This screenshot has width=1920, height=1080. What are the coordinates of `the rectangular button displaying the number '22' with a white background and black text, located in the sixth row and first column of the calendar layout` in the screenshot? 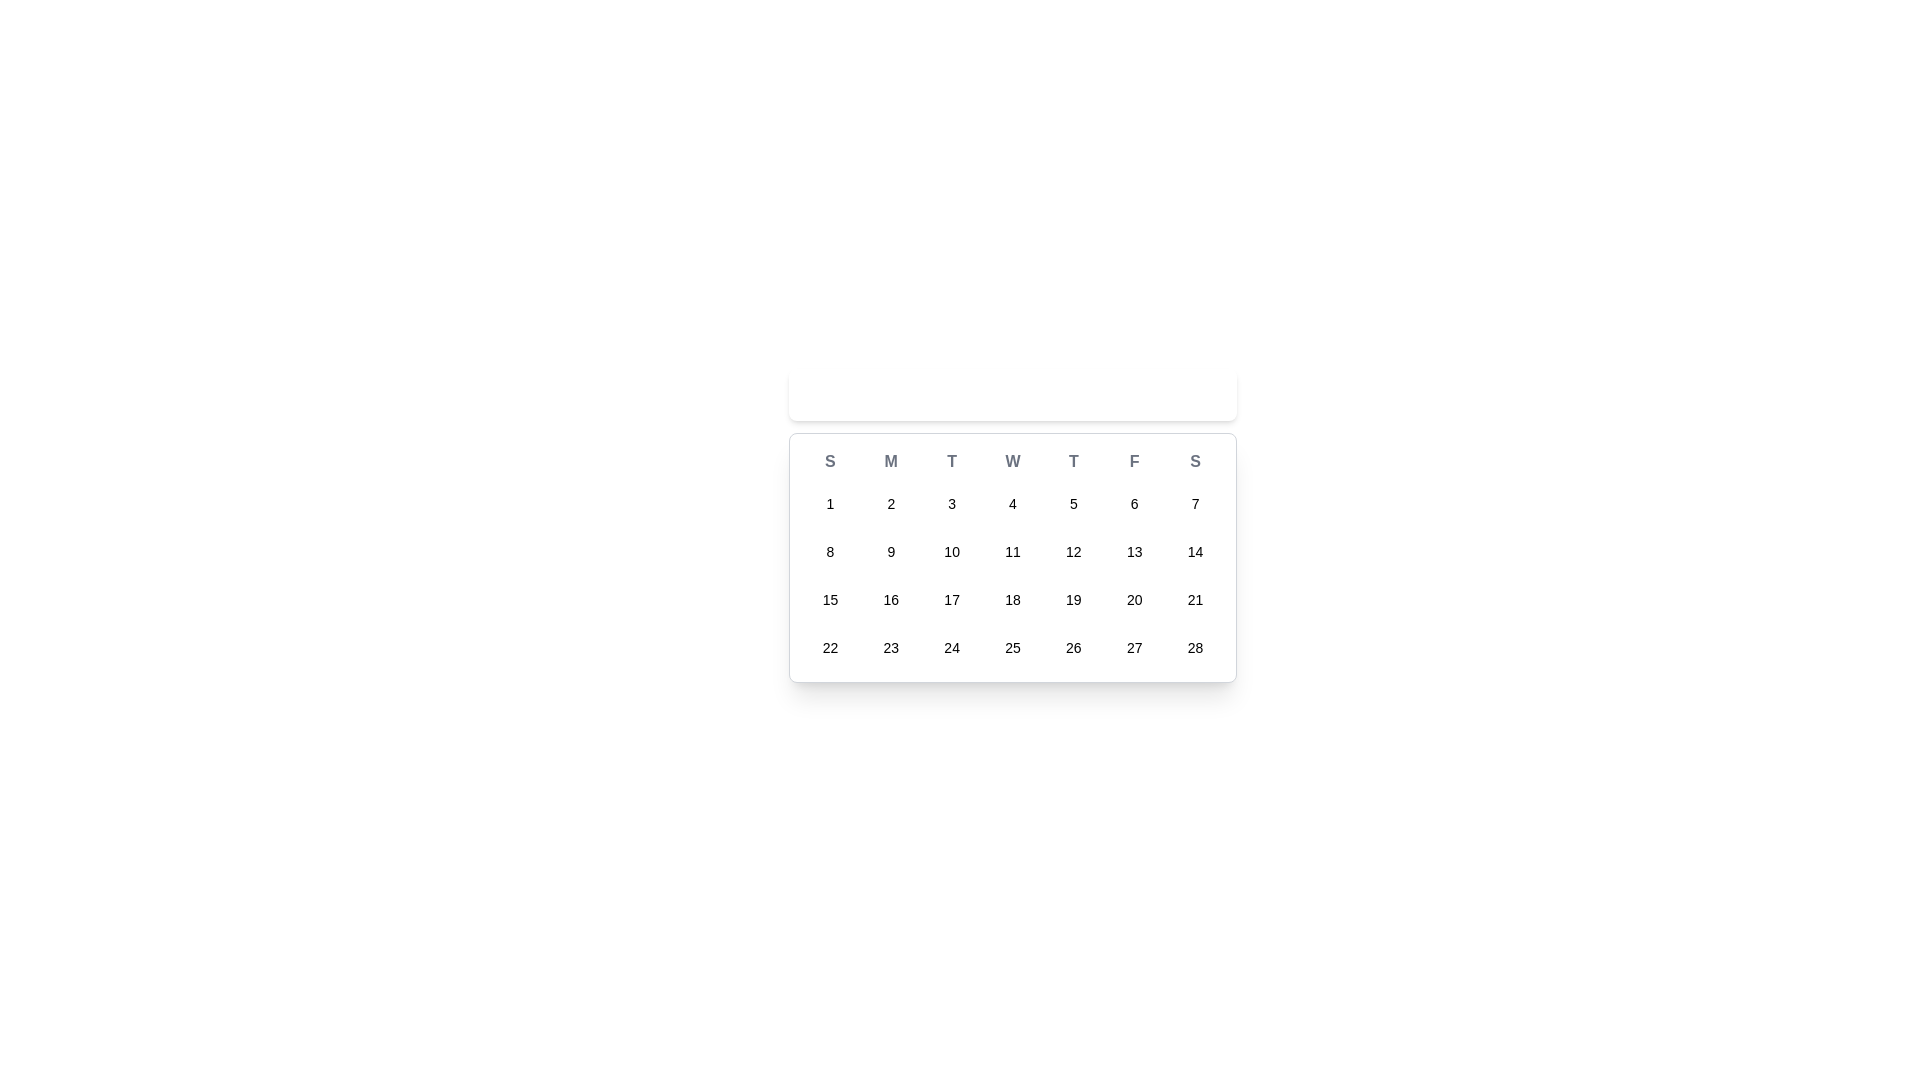 It's located at (830, 648).